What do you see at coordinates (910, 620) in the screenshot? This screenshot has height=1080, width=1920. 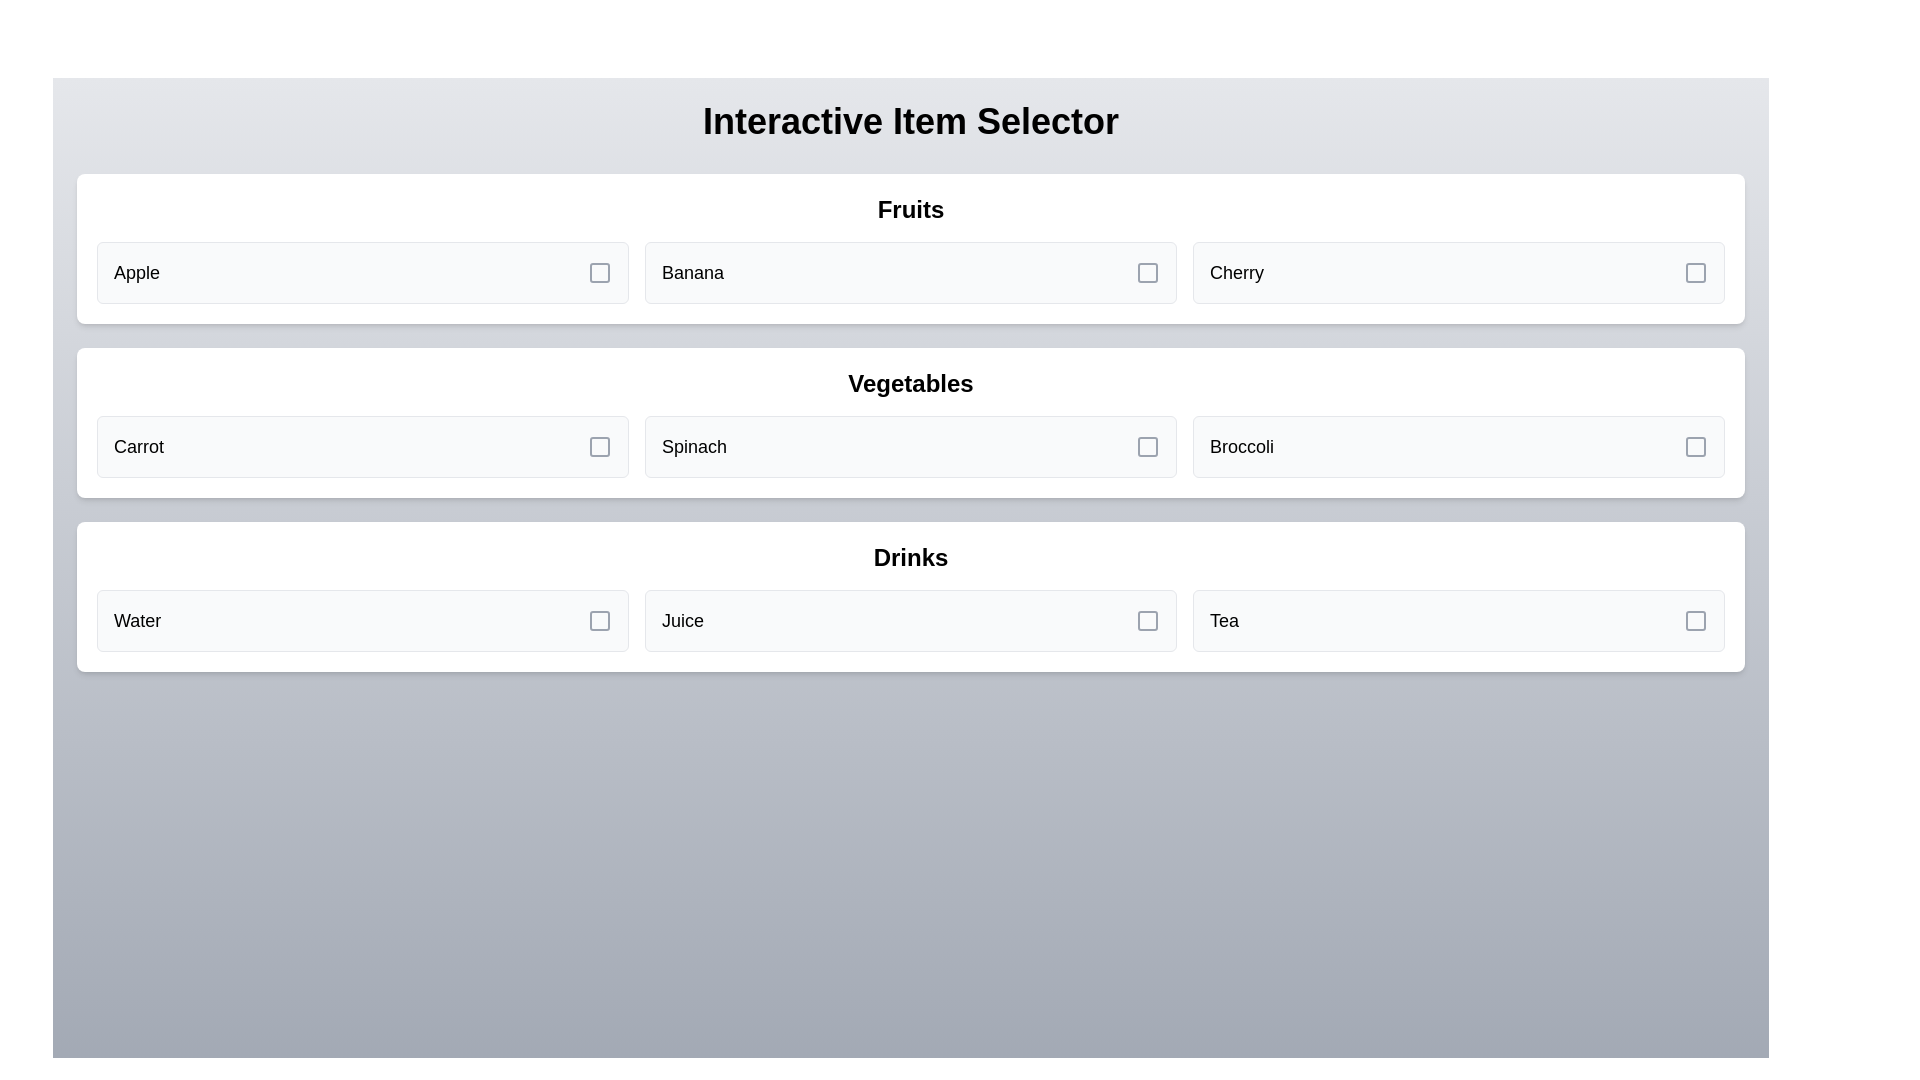 I see `the item Juice from the grid` at bounding box center [910, 620].